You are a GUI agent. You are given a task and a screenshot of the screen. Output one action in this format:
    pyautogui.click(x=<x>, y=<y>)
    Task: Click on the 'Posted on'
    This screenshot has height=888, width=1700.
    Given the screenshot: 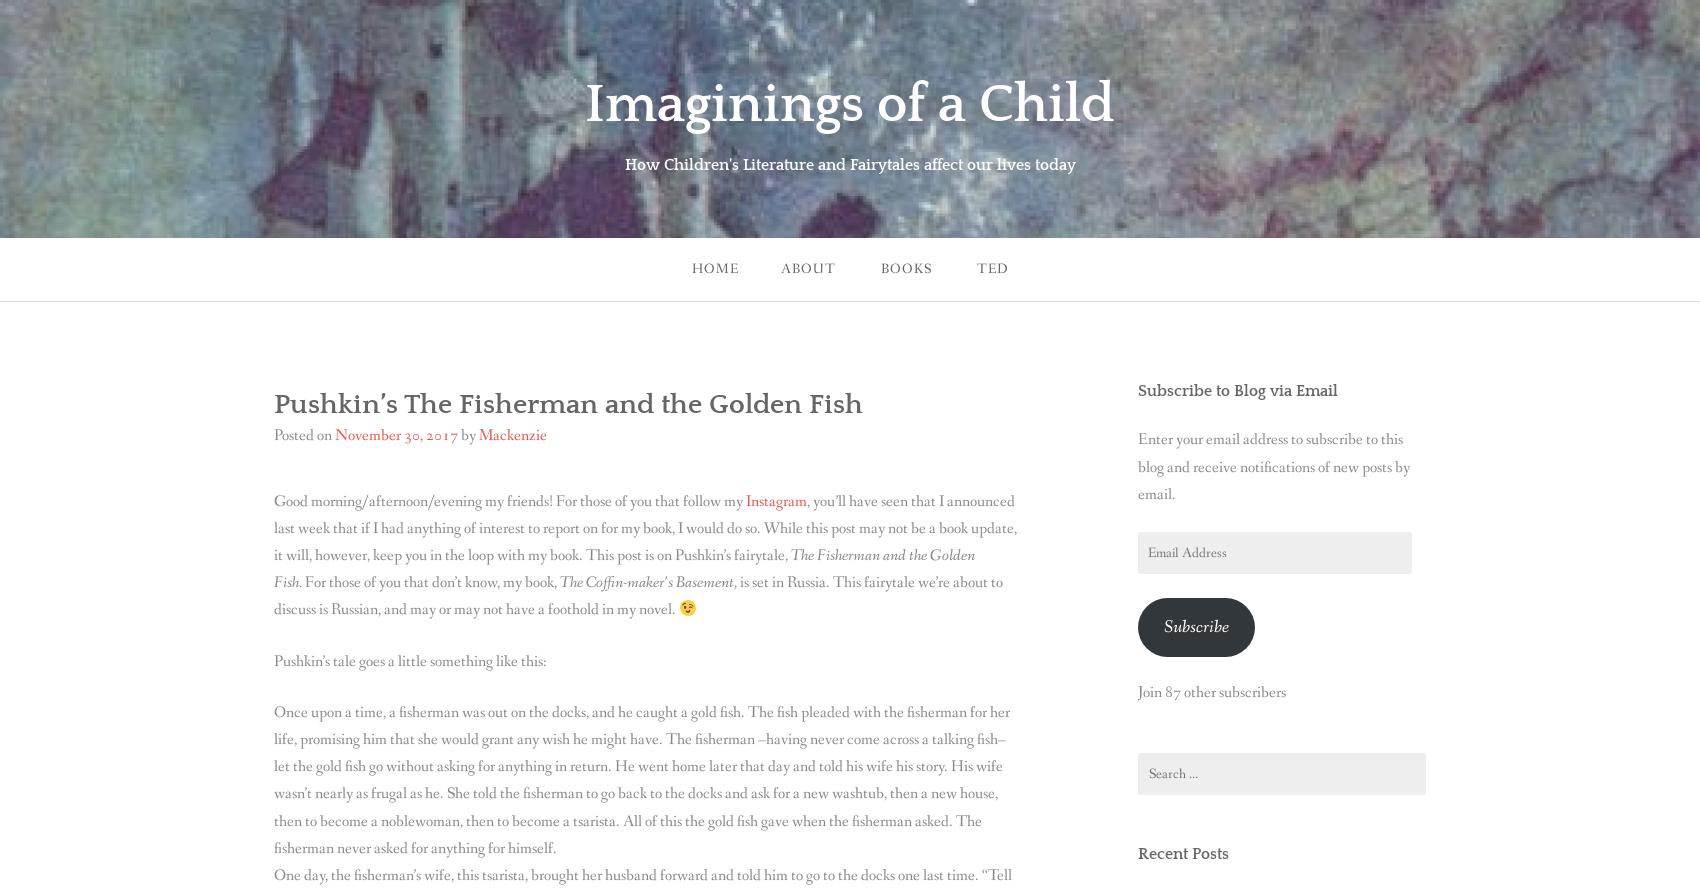 What is the action you would take?
    pyautogui.click(x=304, y=433)
    